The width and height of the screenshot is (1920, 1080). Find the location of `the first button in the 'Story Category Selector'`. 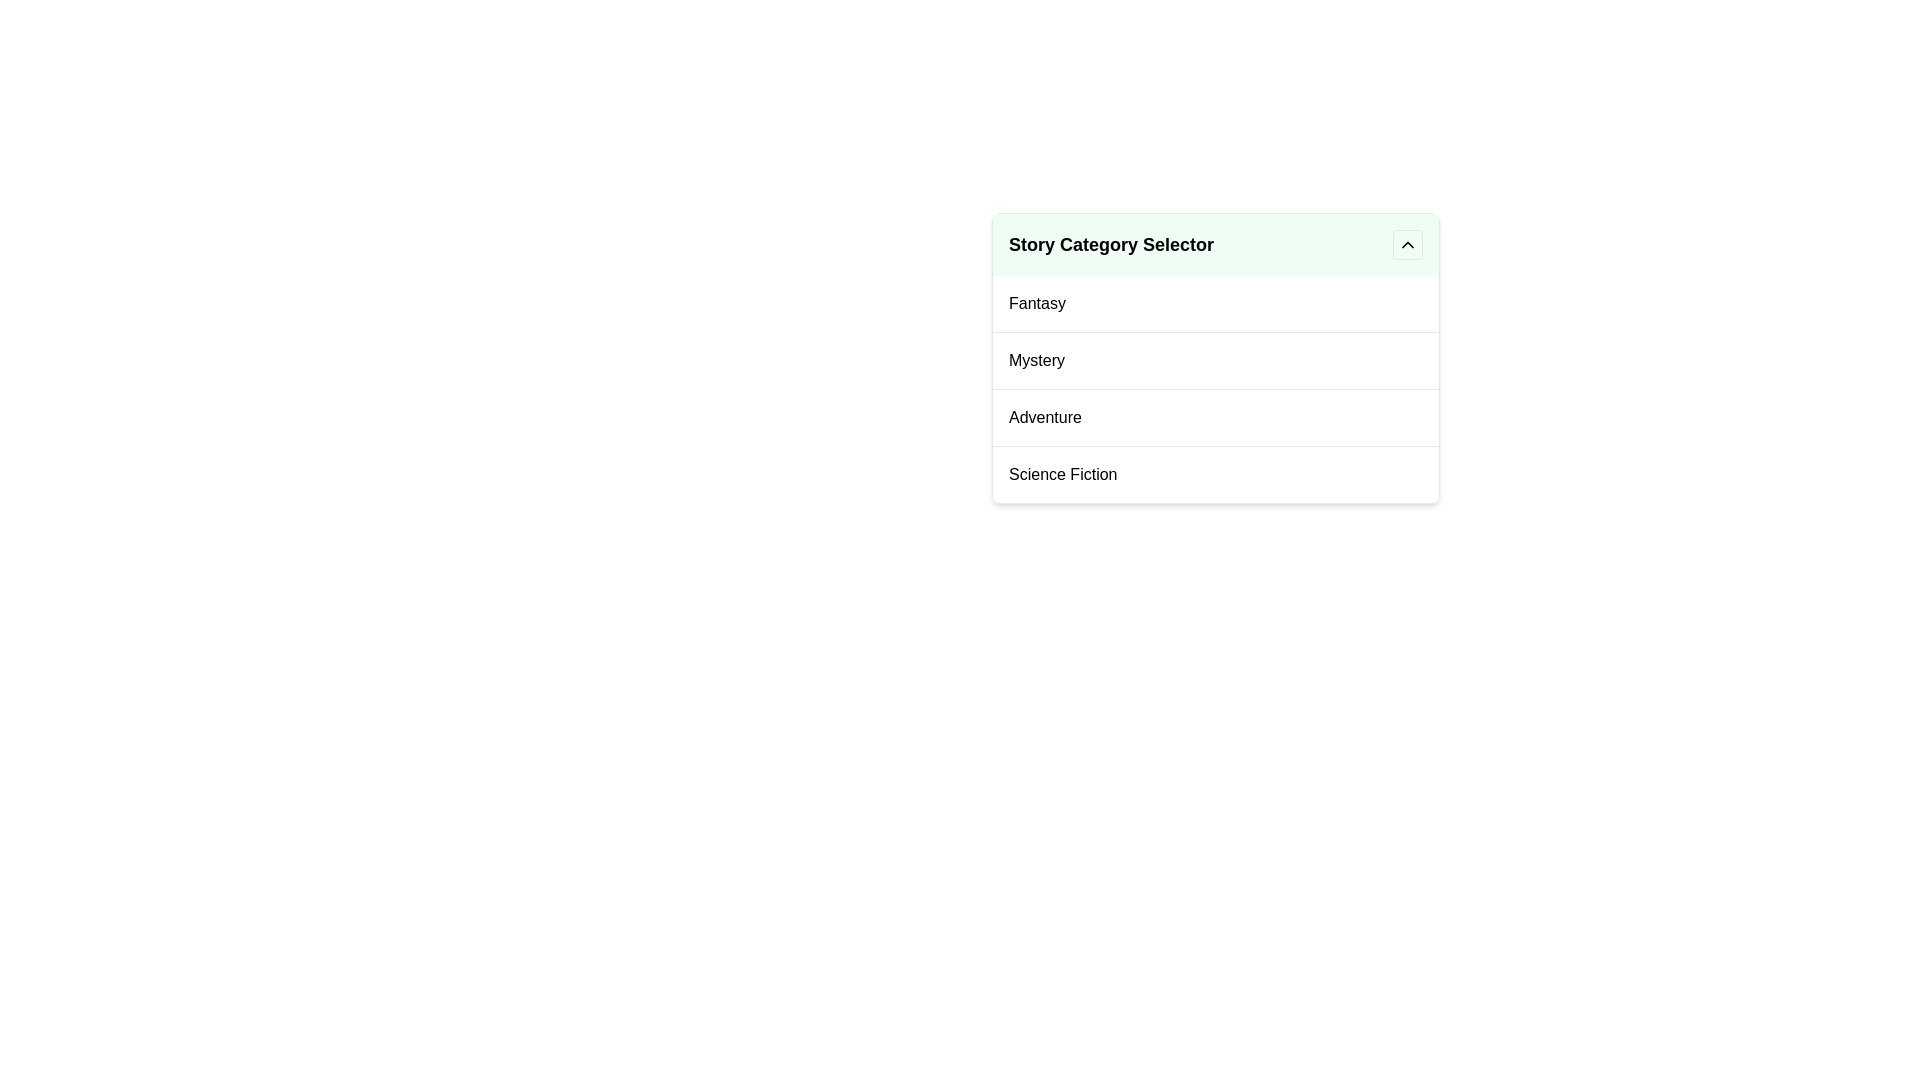

the first button in the 'Story Category Selector' is located at coordinates (1214, 304).